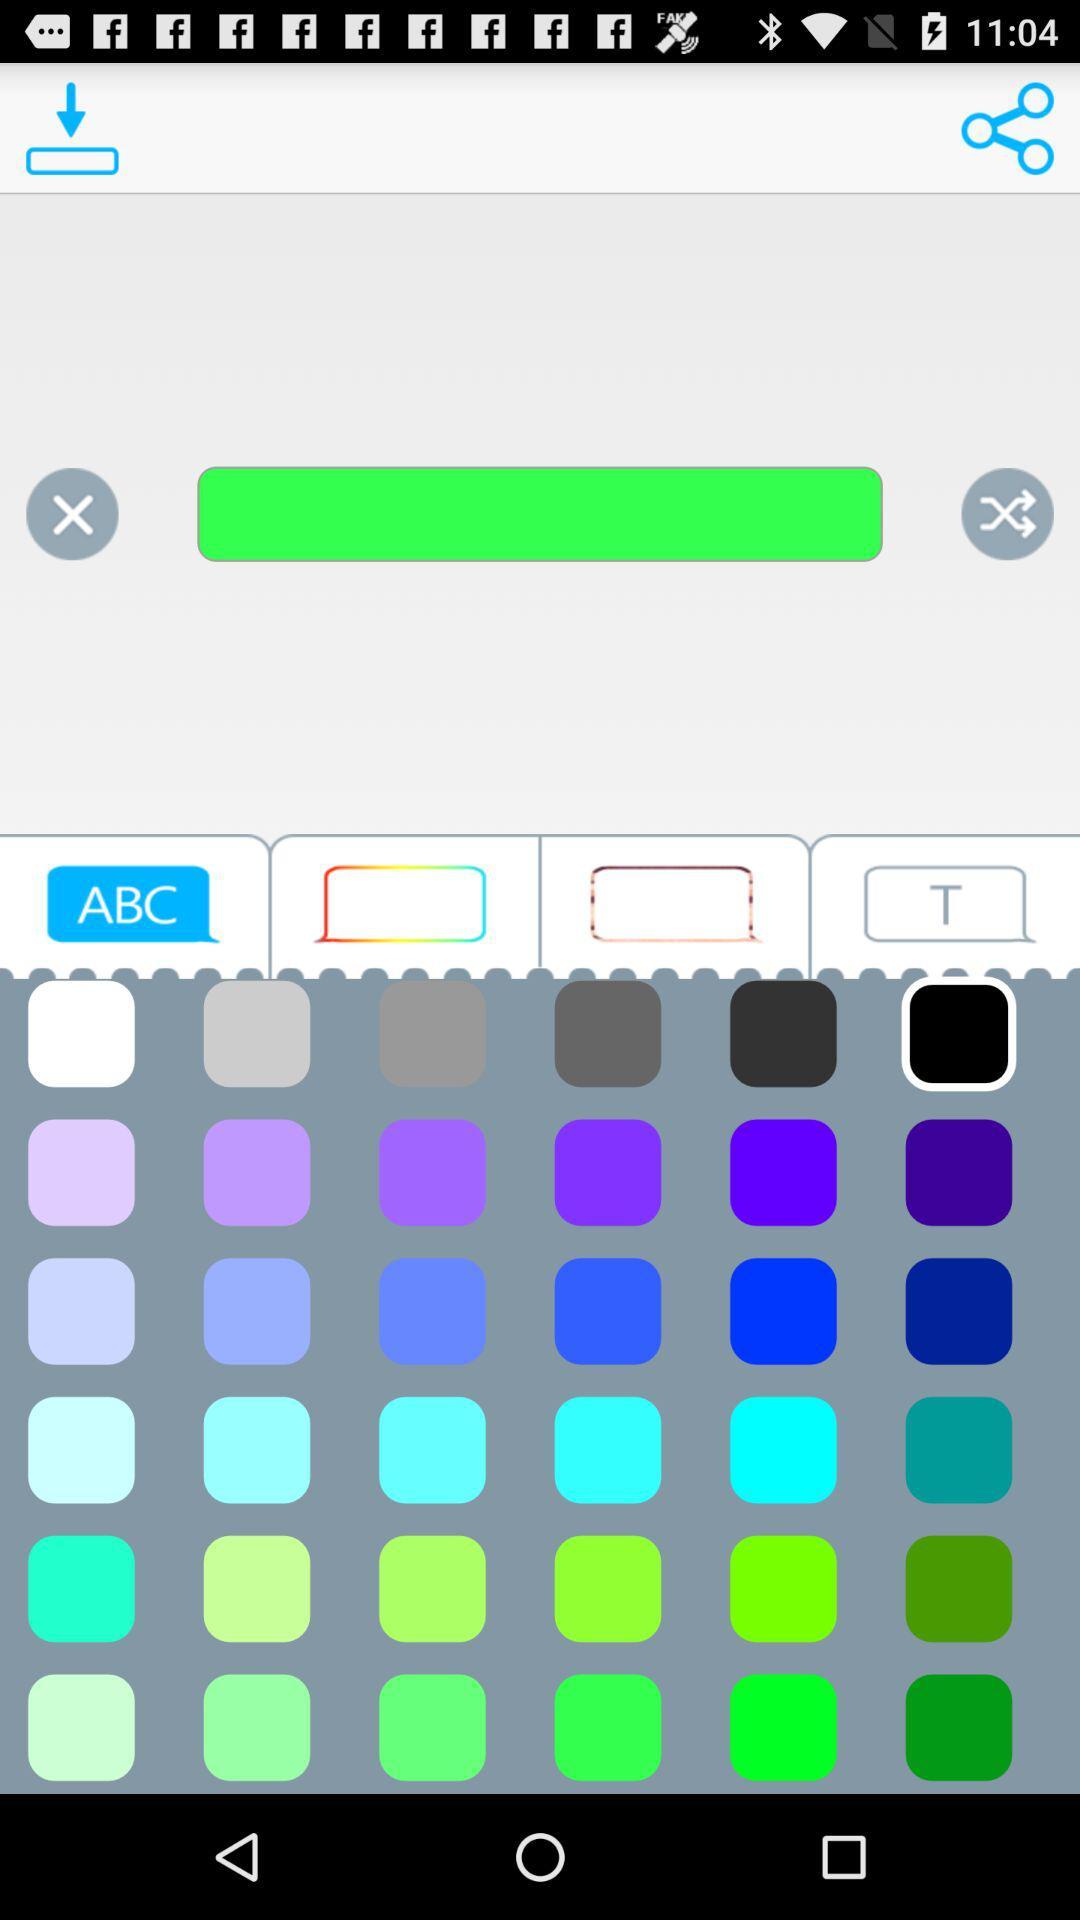  Describe the element at coordinates (675, 1053) in the screenshot. I see `the more icon` at that location.